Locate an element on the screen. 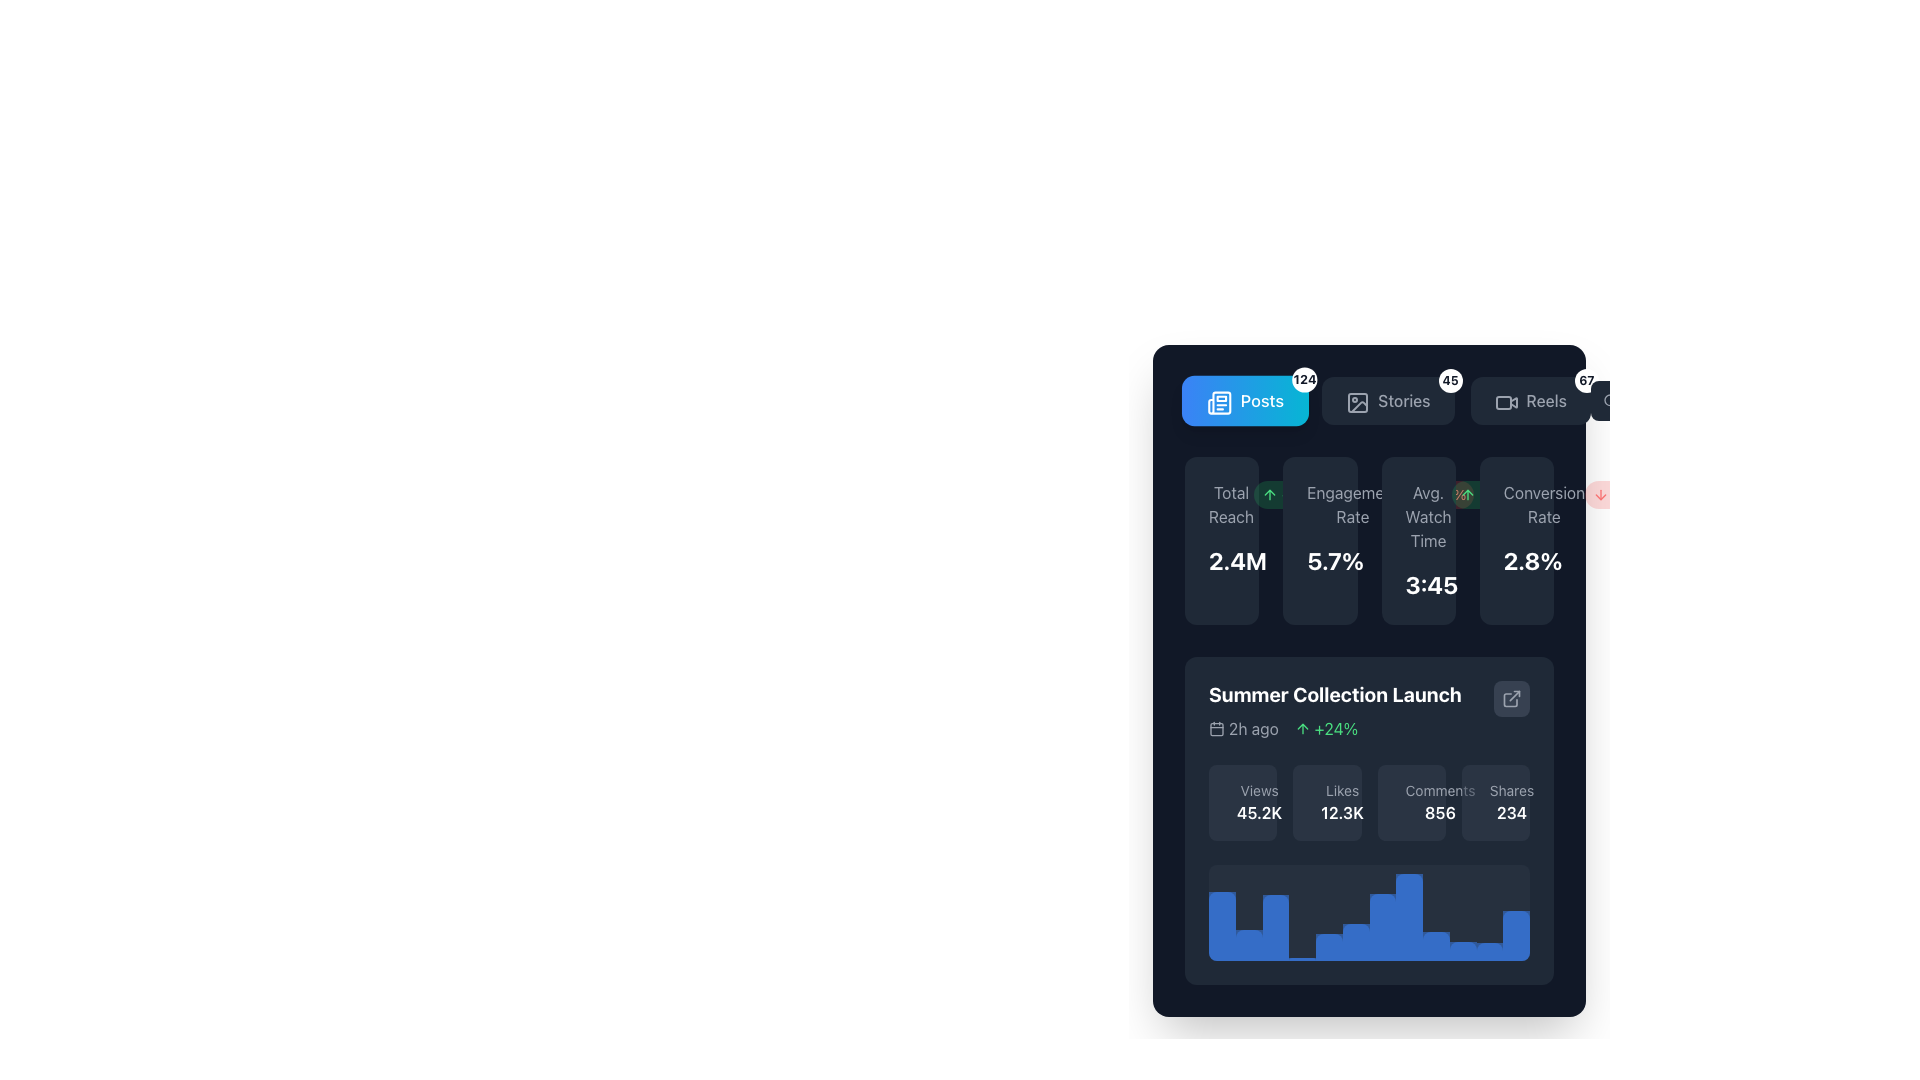 This screenshot has height=1080, width=1920. the decorative rectangular element with rounded corners styled in dark color within the calendar icon located near the 'Summer Collection Launch' section is located at coordinates (1216, 729).